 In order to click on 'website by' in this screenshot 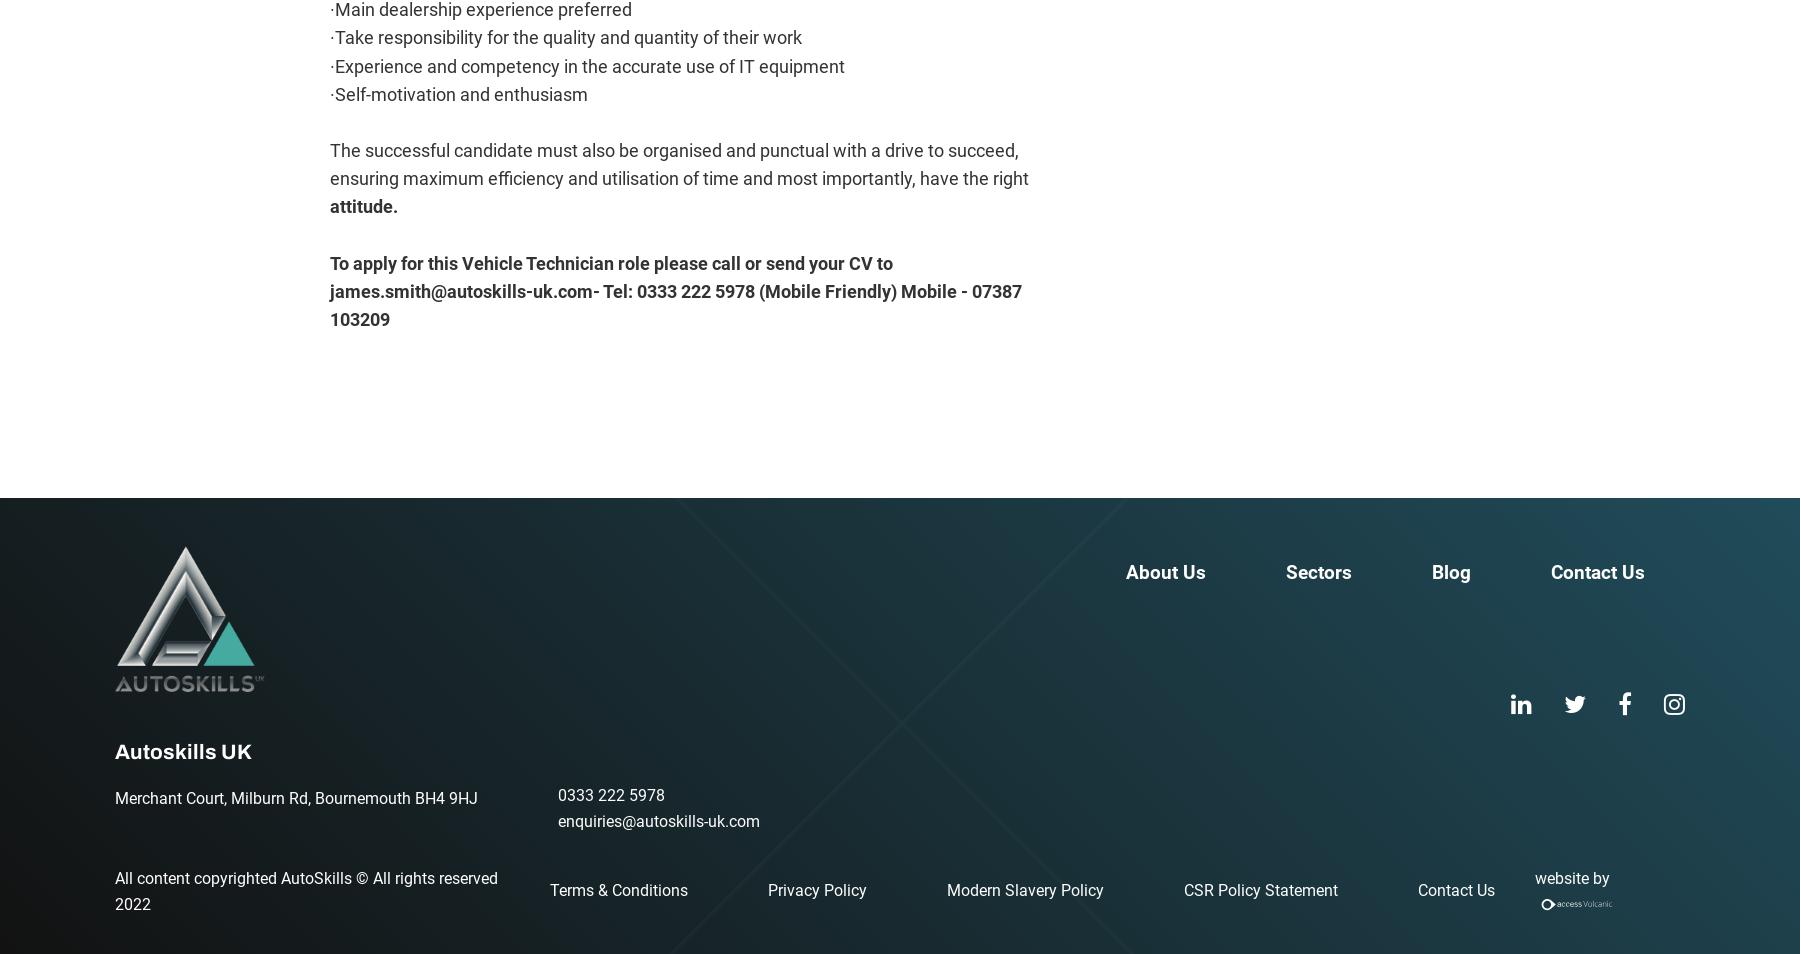, I will do `click(1572, 878)`.